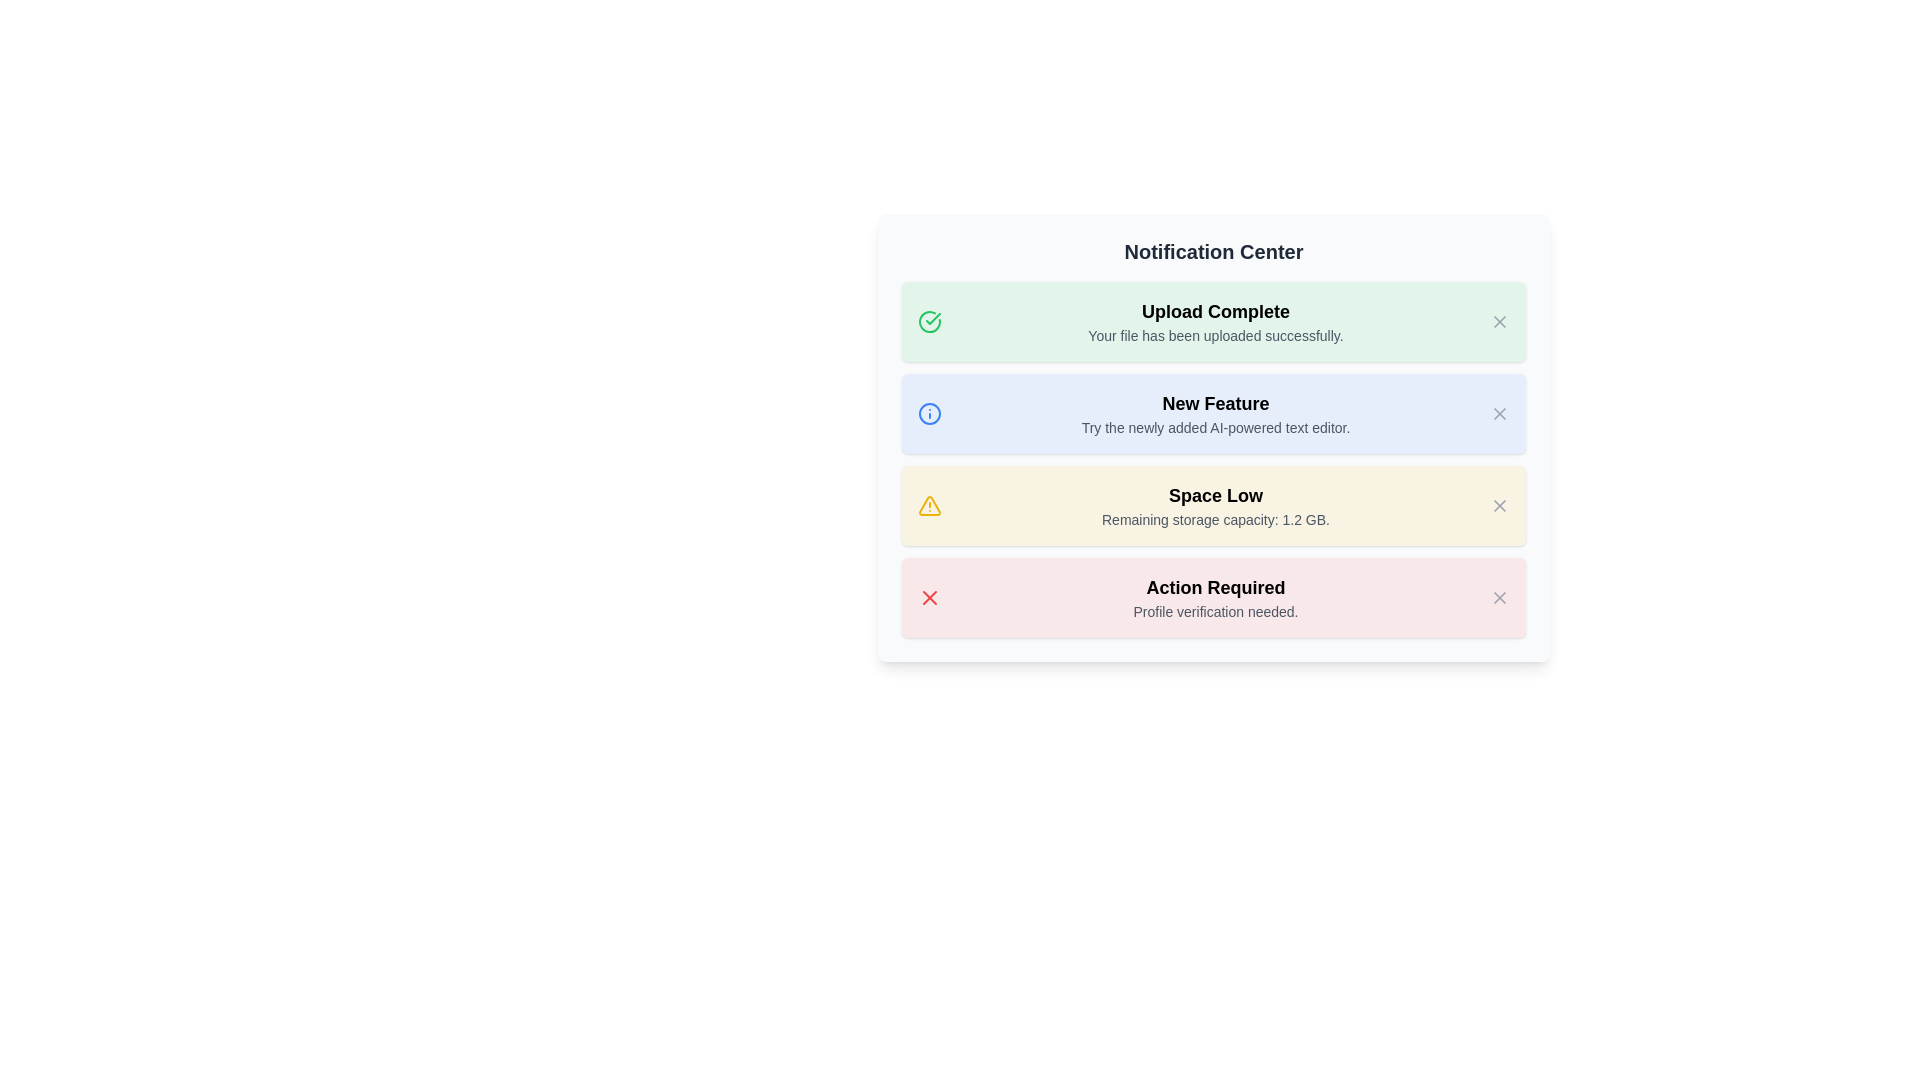 The width and height of the screenshot is (1920, 1080). What do you see at coordinates (1499, 596) in the screenshot?
I see `the cross ('X') icon in the bottom-right corner of the 'Action Required' notification to potentially reveal additional details` at bounding box center [1499, 596].